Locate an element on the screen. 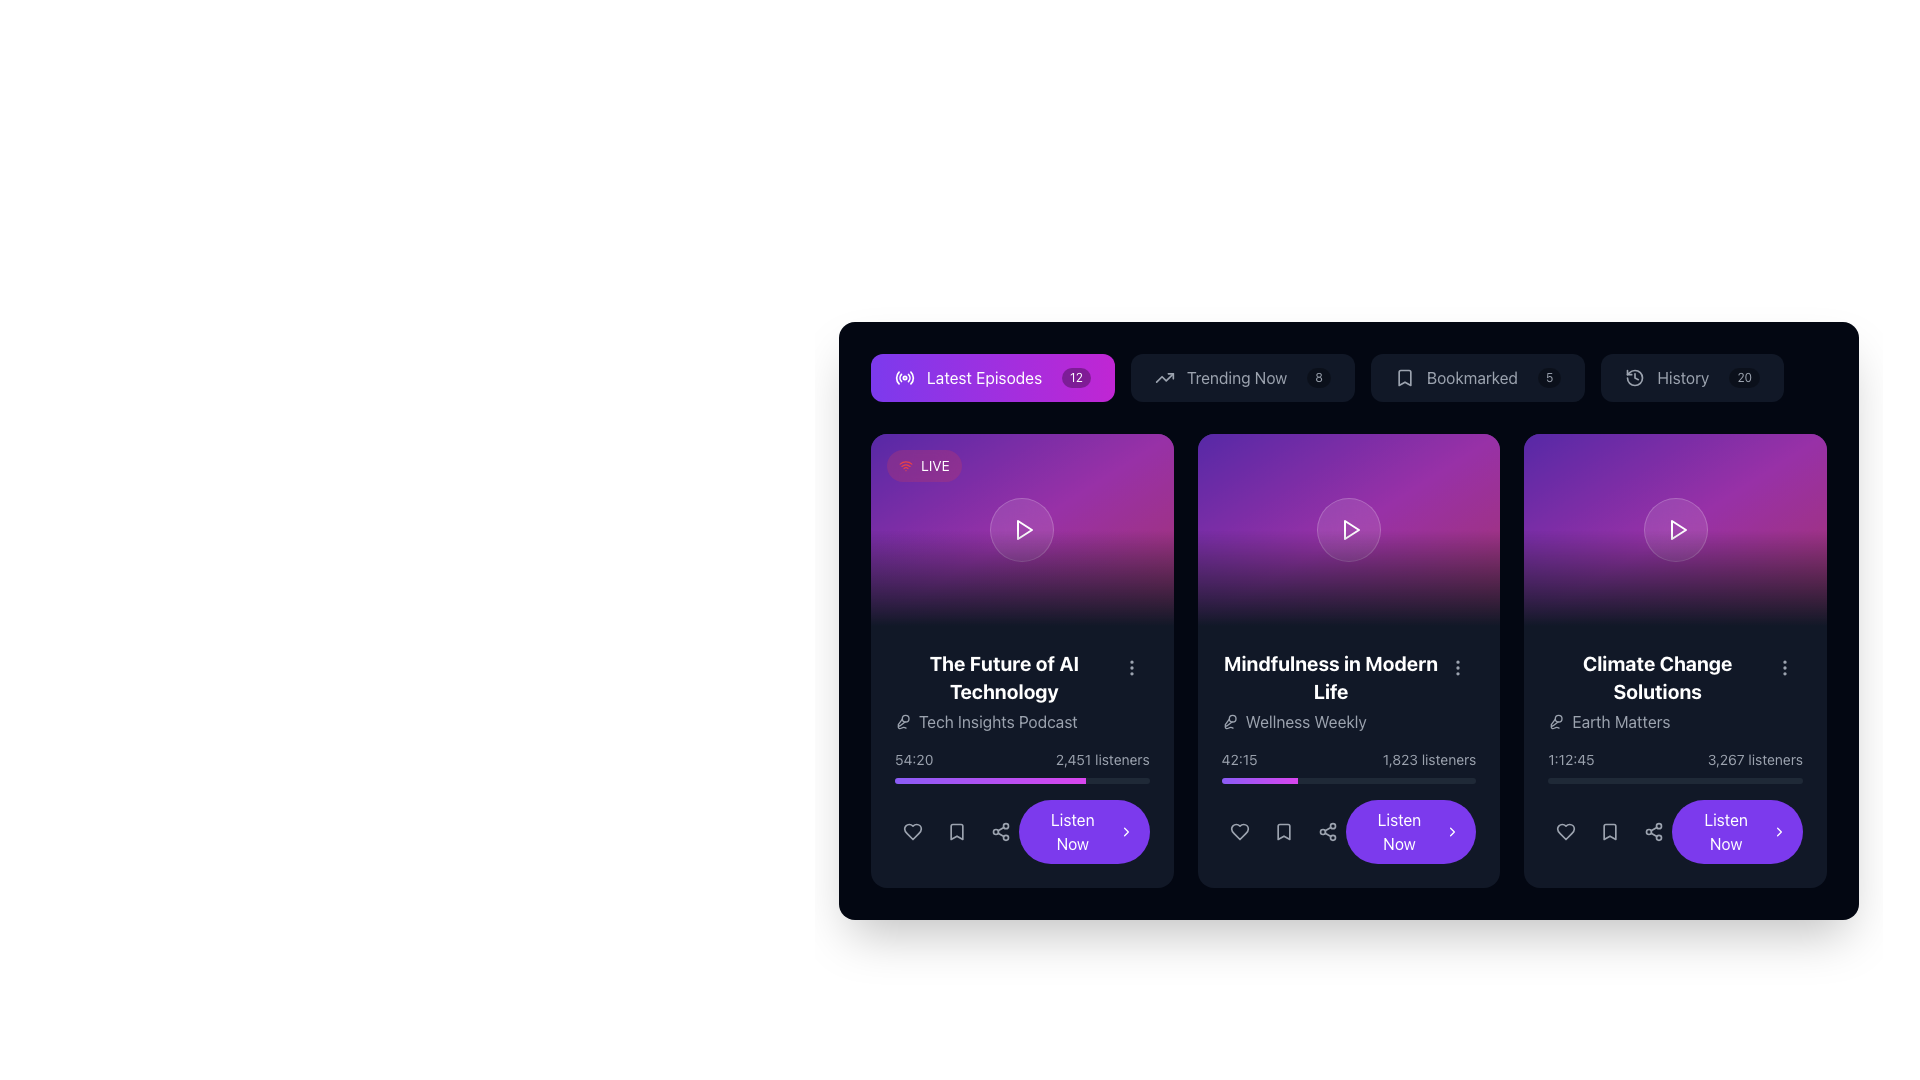  the bookmark button located in the second position of the row of interactive icons under the first card is located at coordinates (955, 832).